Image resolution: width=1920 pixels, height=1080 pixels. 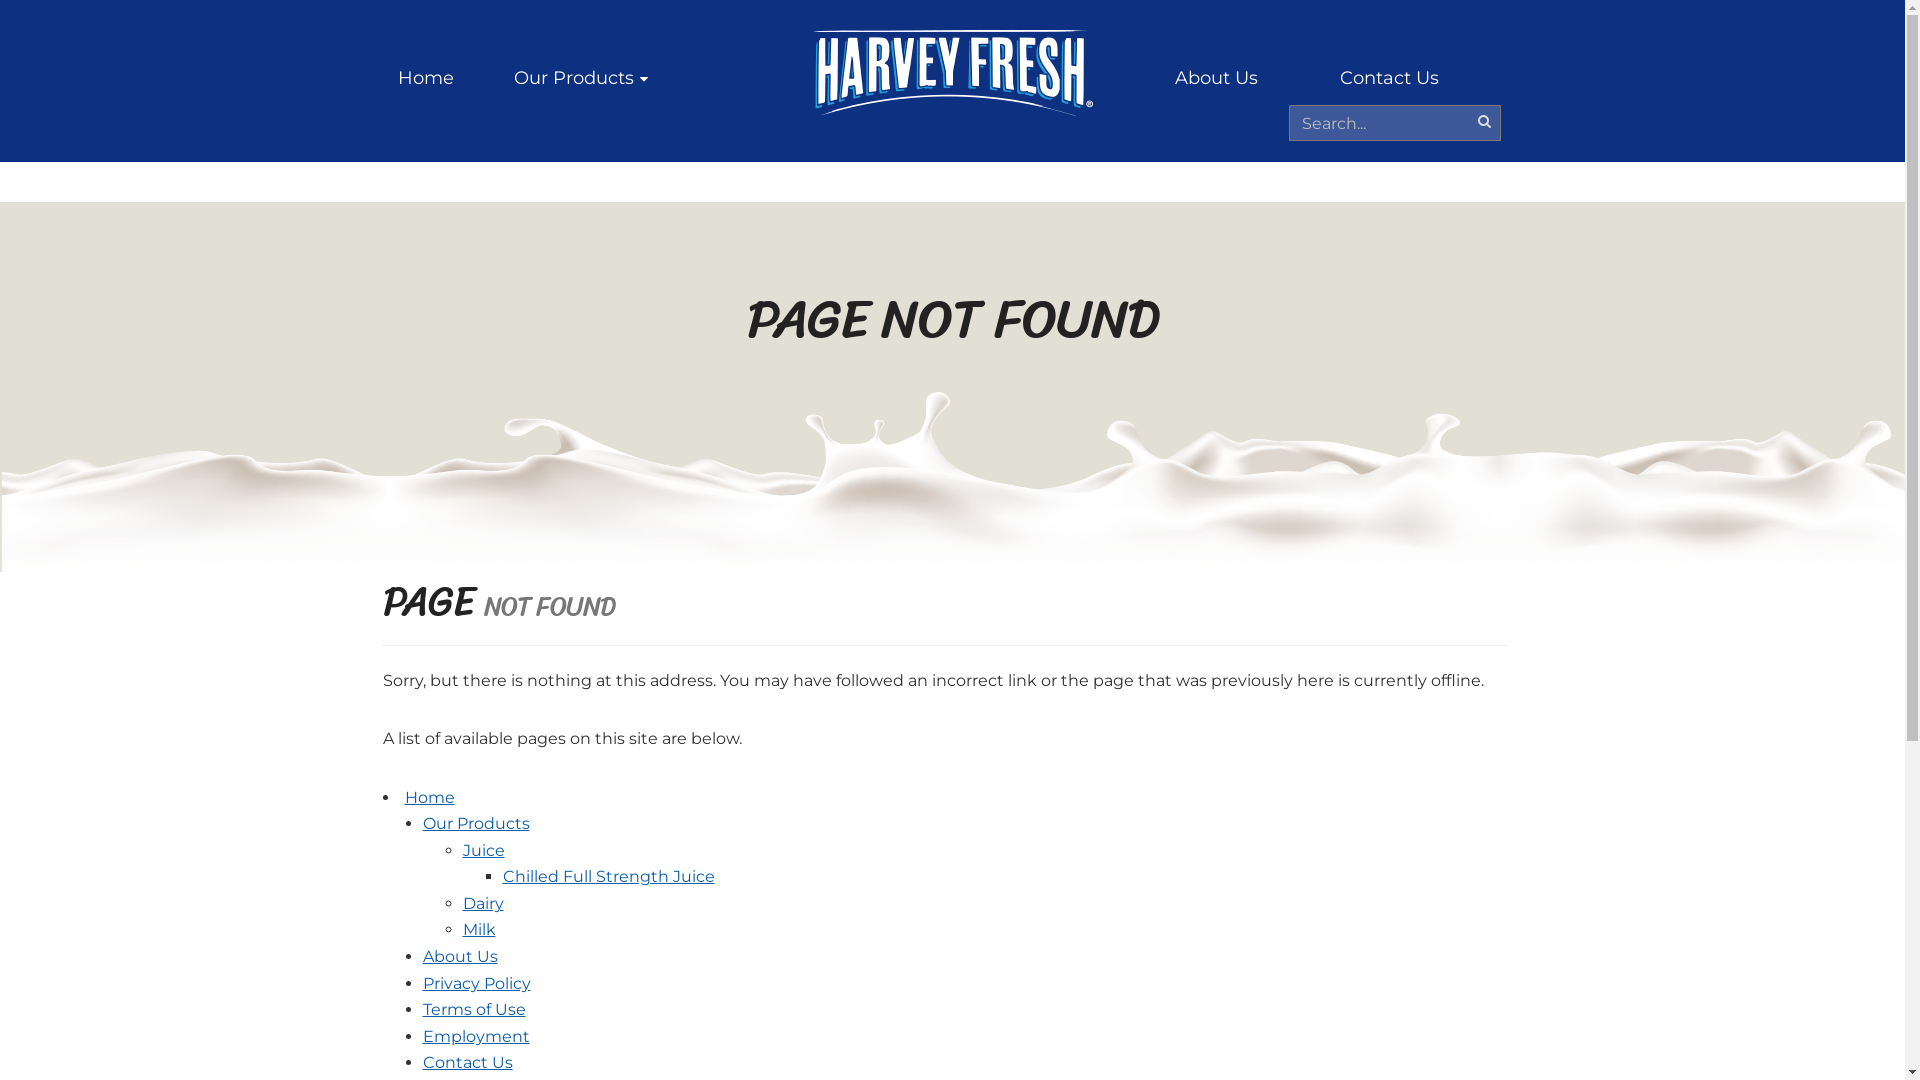 I want to click on 'Contact Us', so click(x=421, y=1061).